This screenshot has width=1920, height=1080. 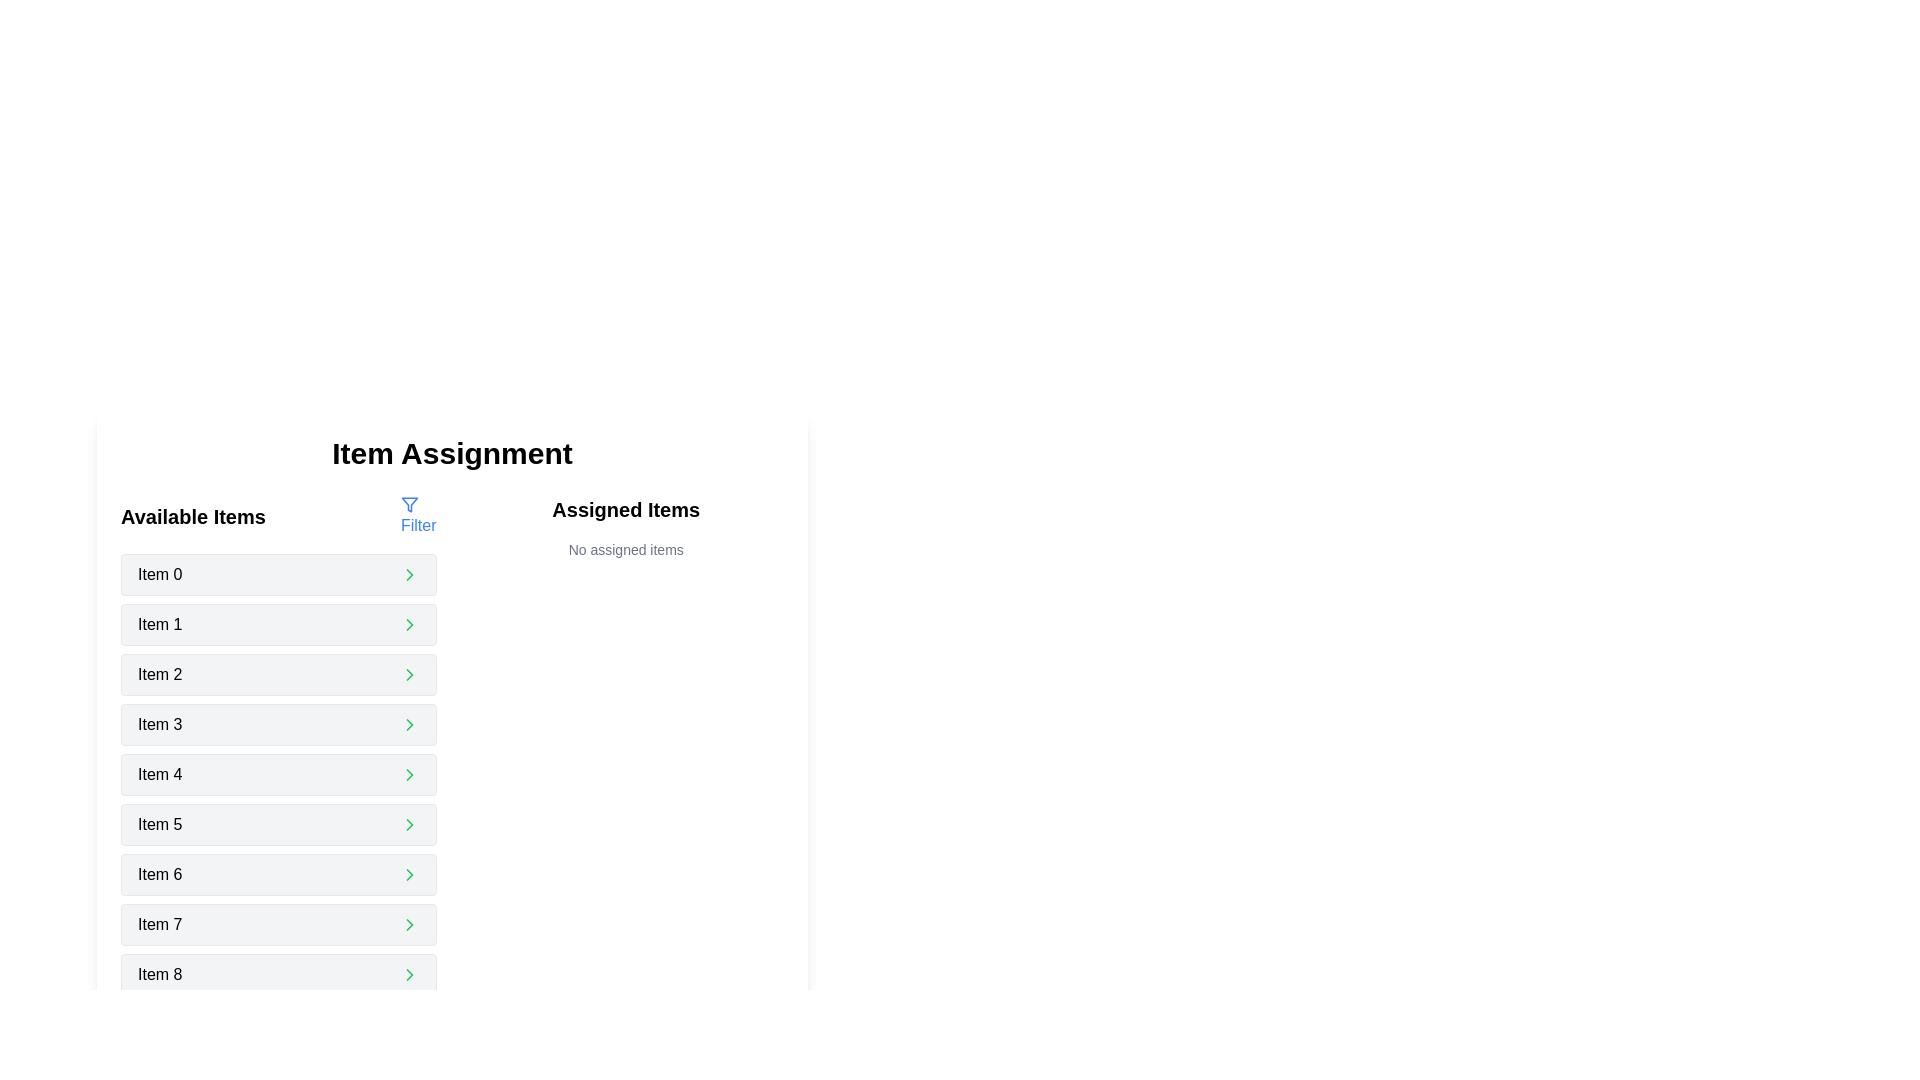 I want to click on the first item, so click(x=277, y=574).